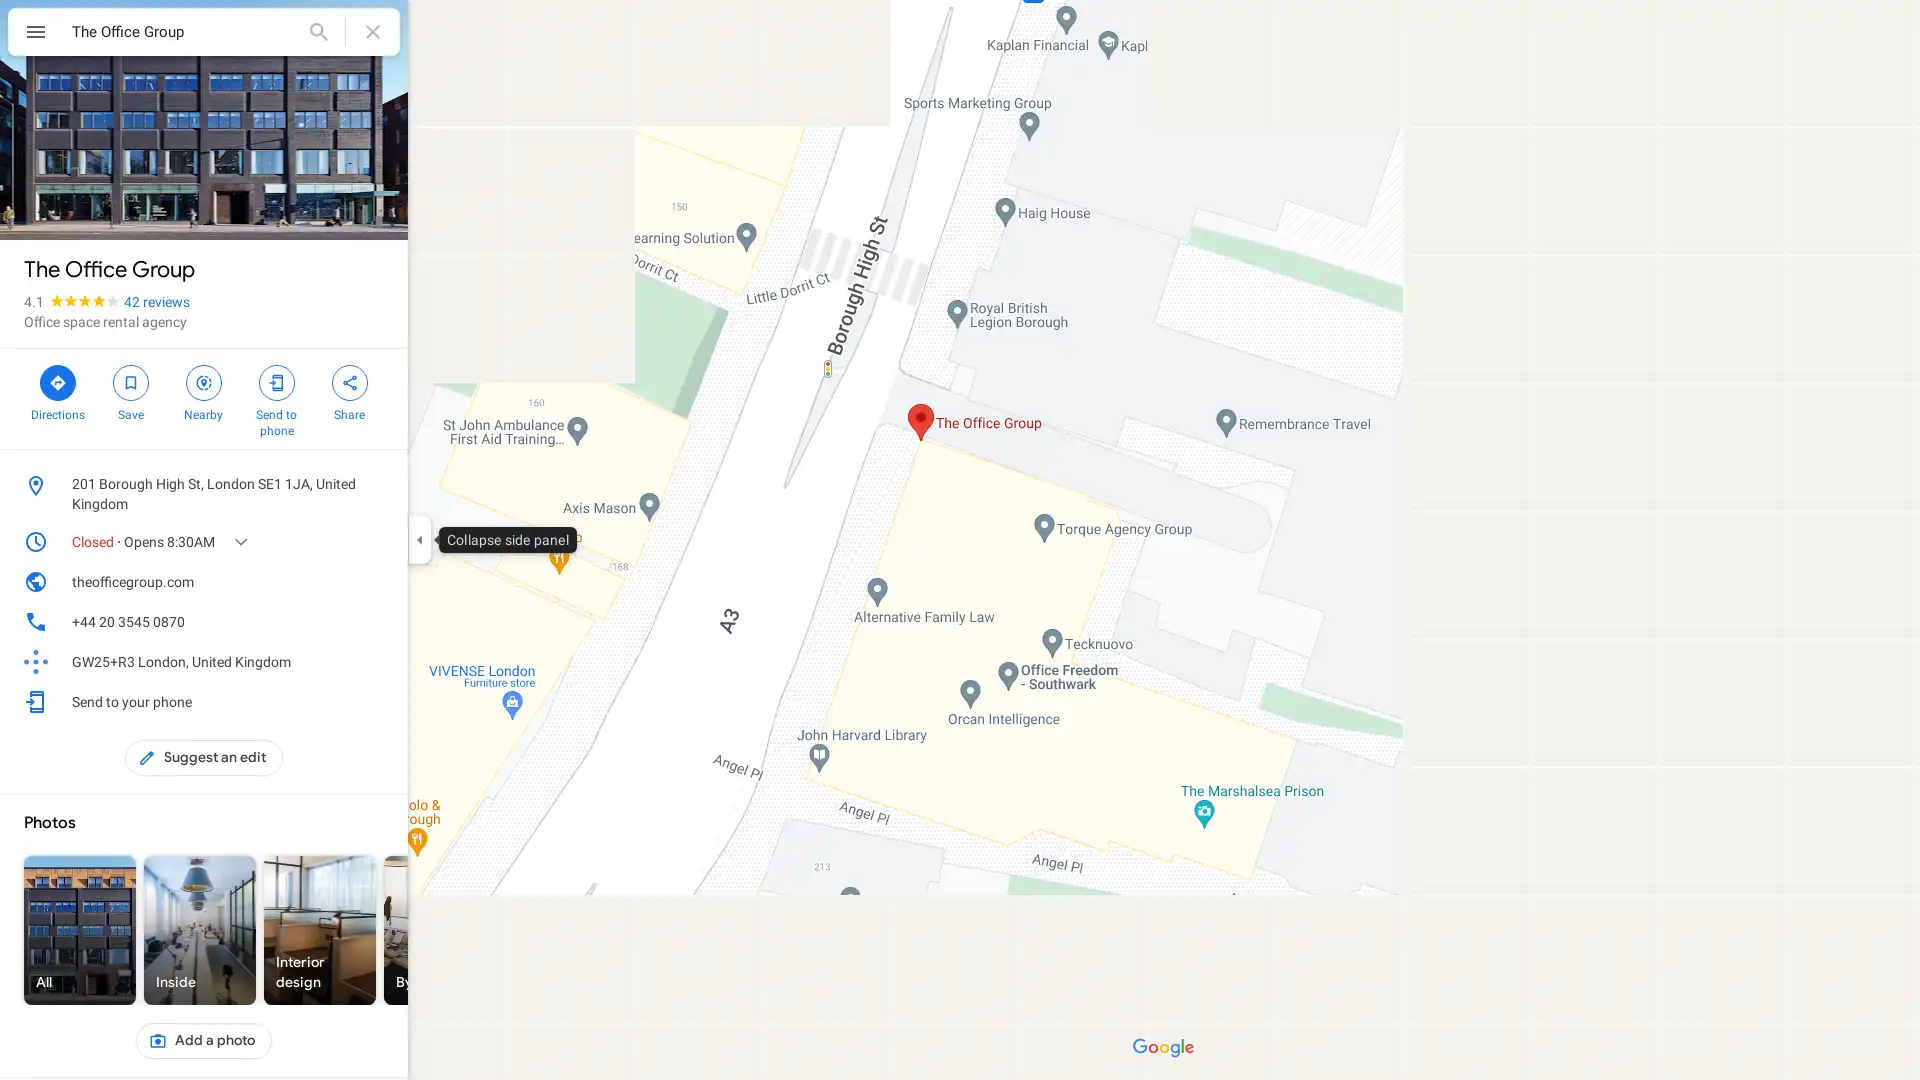  I want to click on Copy website, so click(374, 582).